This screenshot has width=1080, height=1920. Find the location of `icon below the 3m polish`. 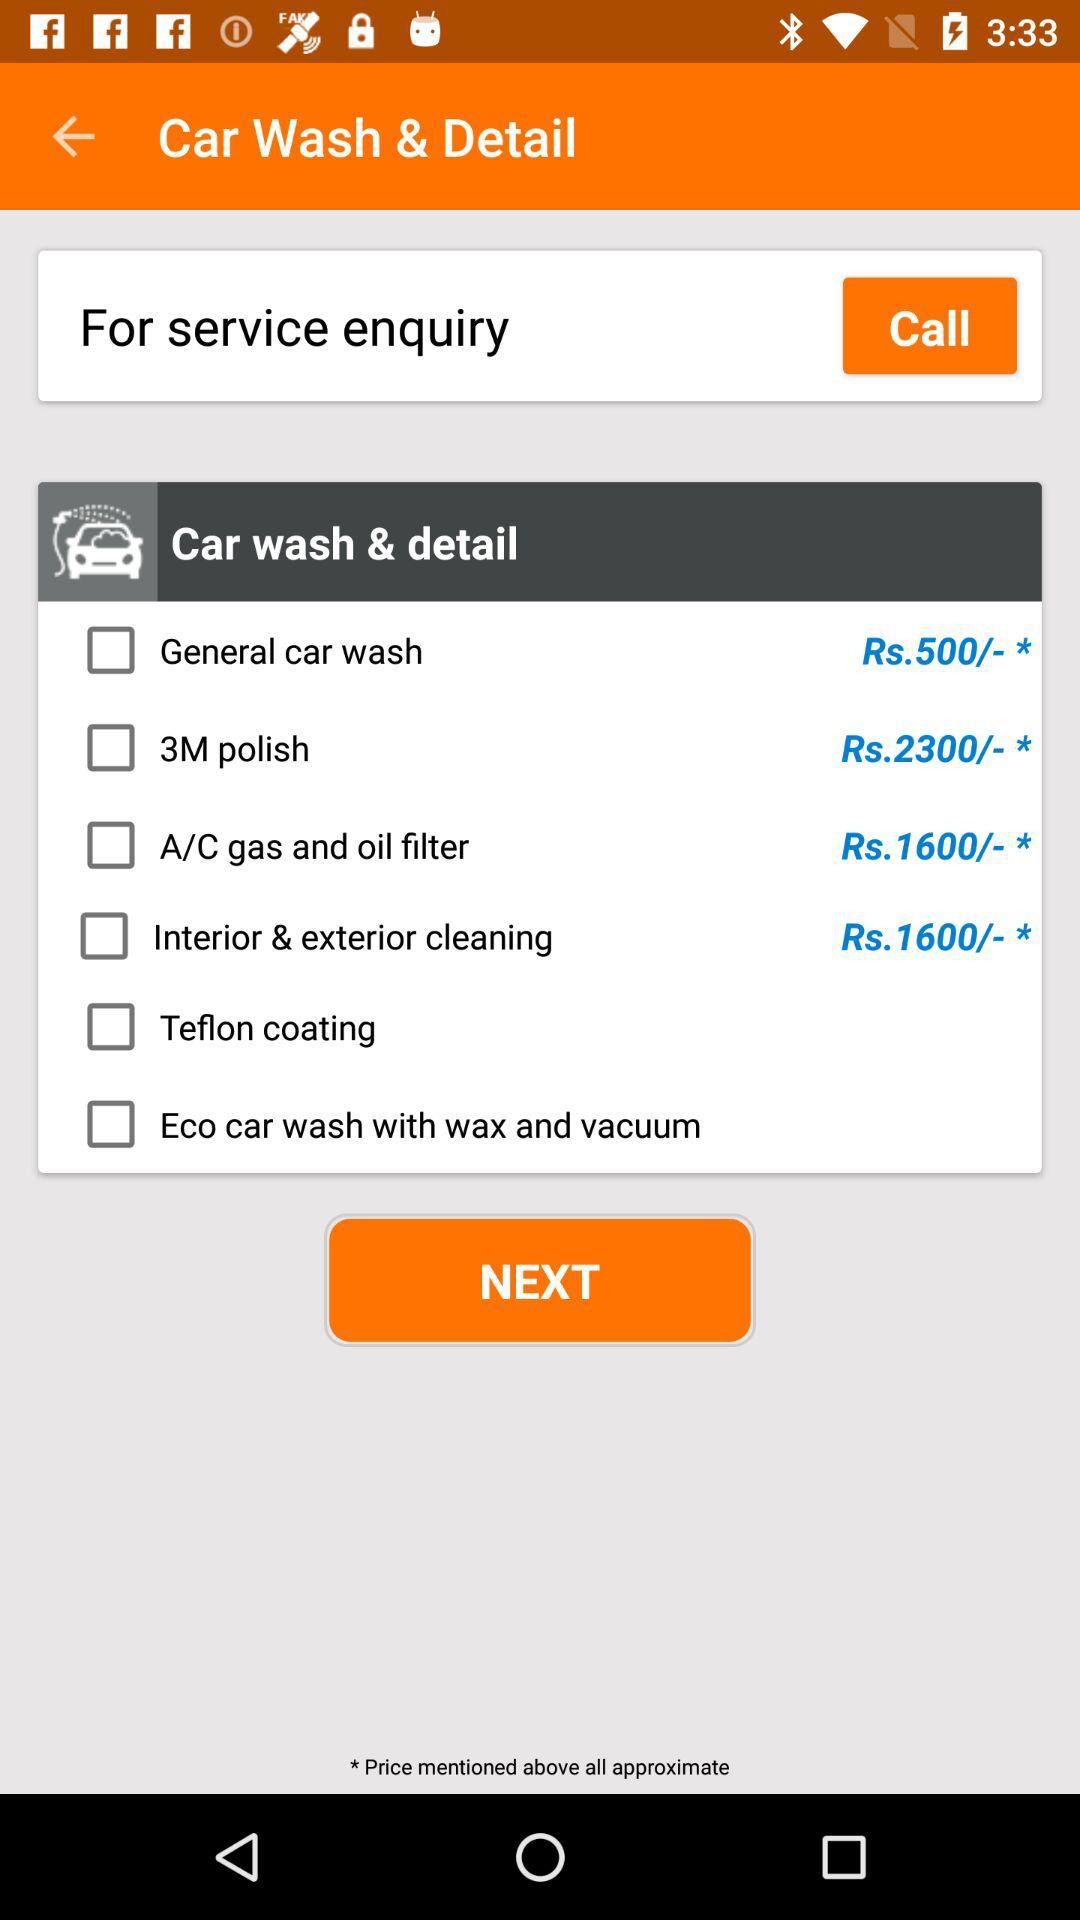

icon below the 3m polish is located at coordinates (546, 845).